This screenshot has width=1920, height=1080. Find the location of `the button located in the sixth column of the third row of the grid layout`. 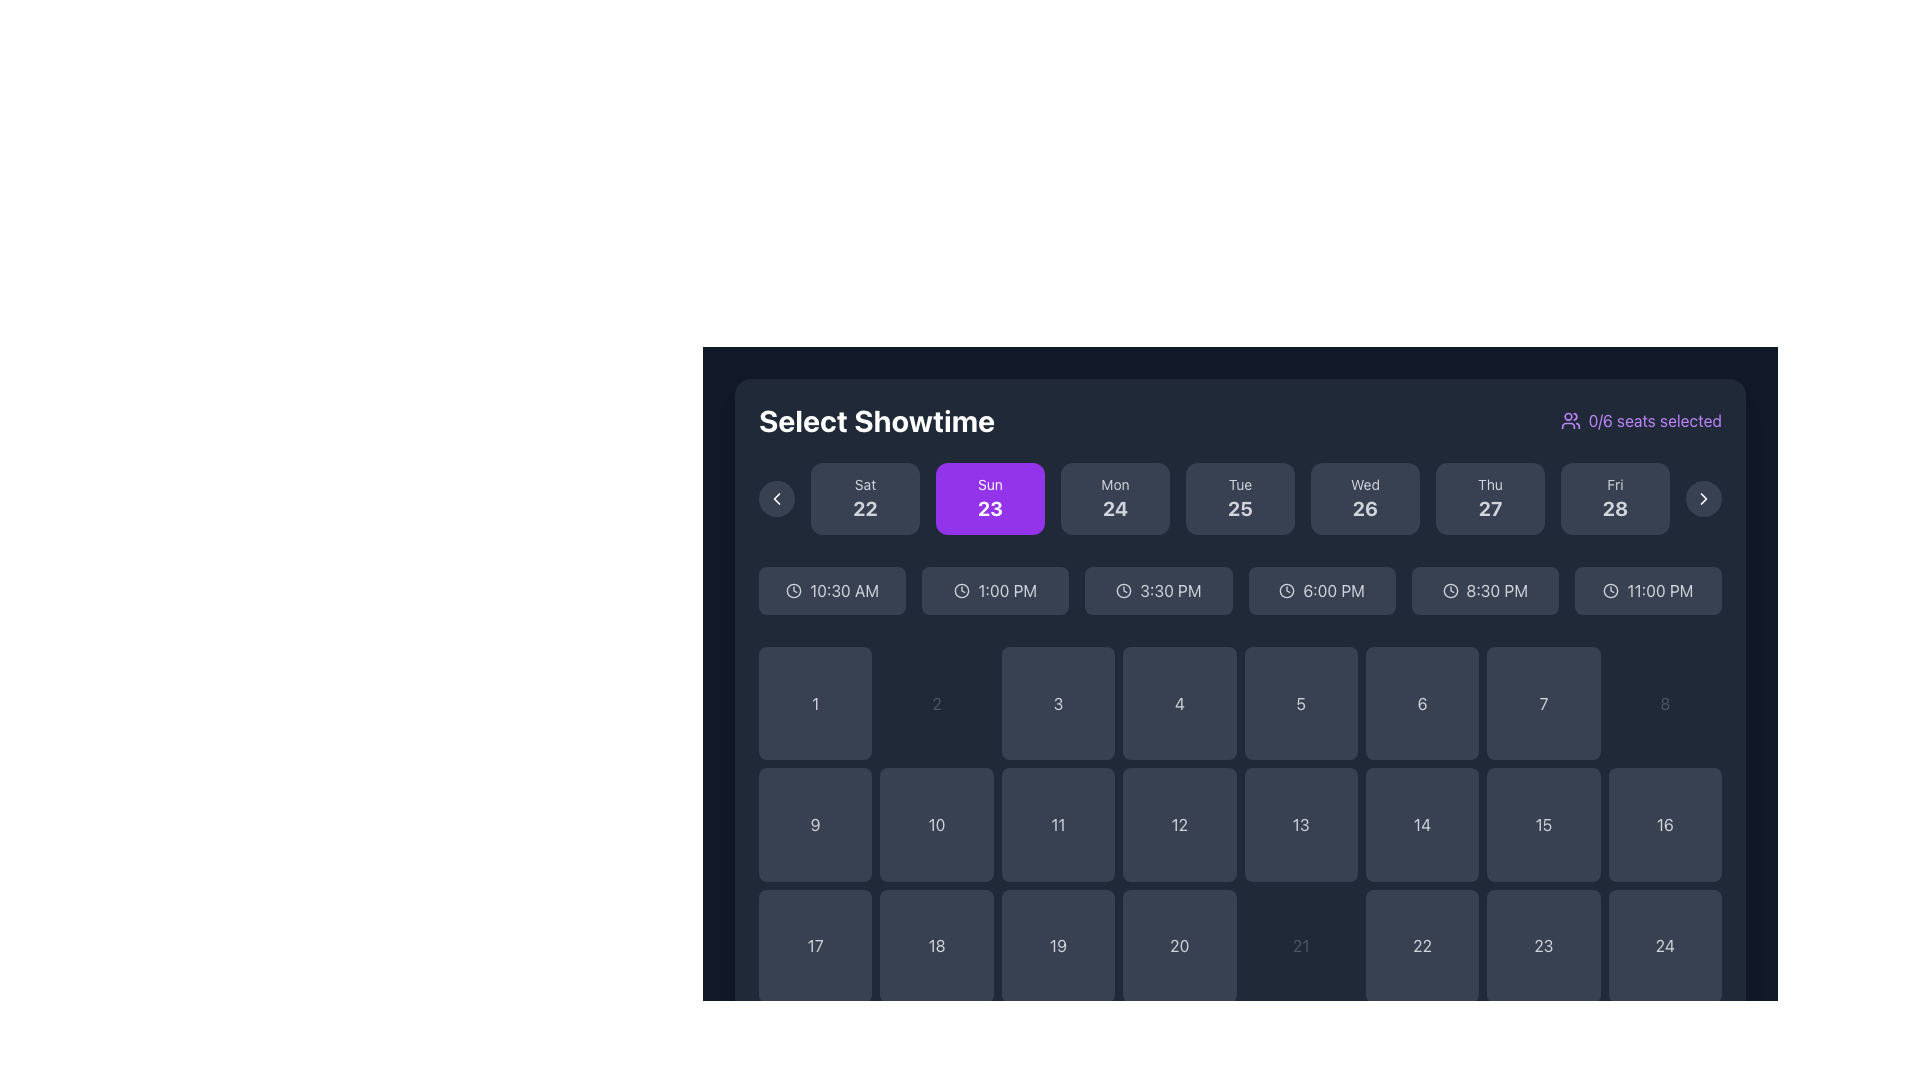

the button located in the sixth column of the third row of the grid layout is located at coordinates (1301, 945).